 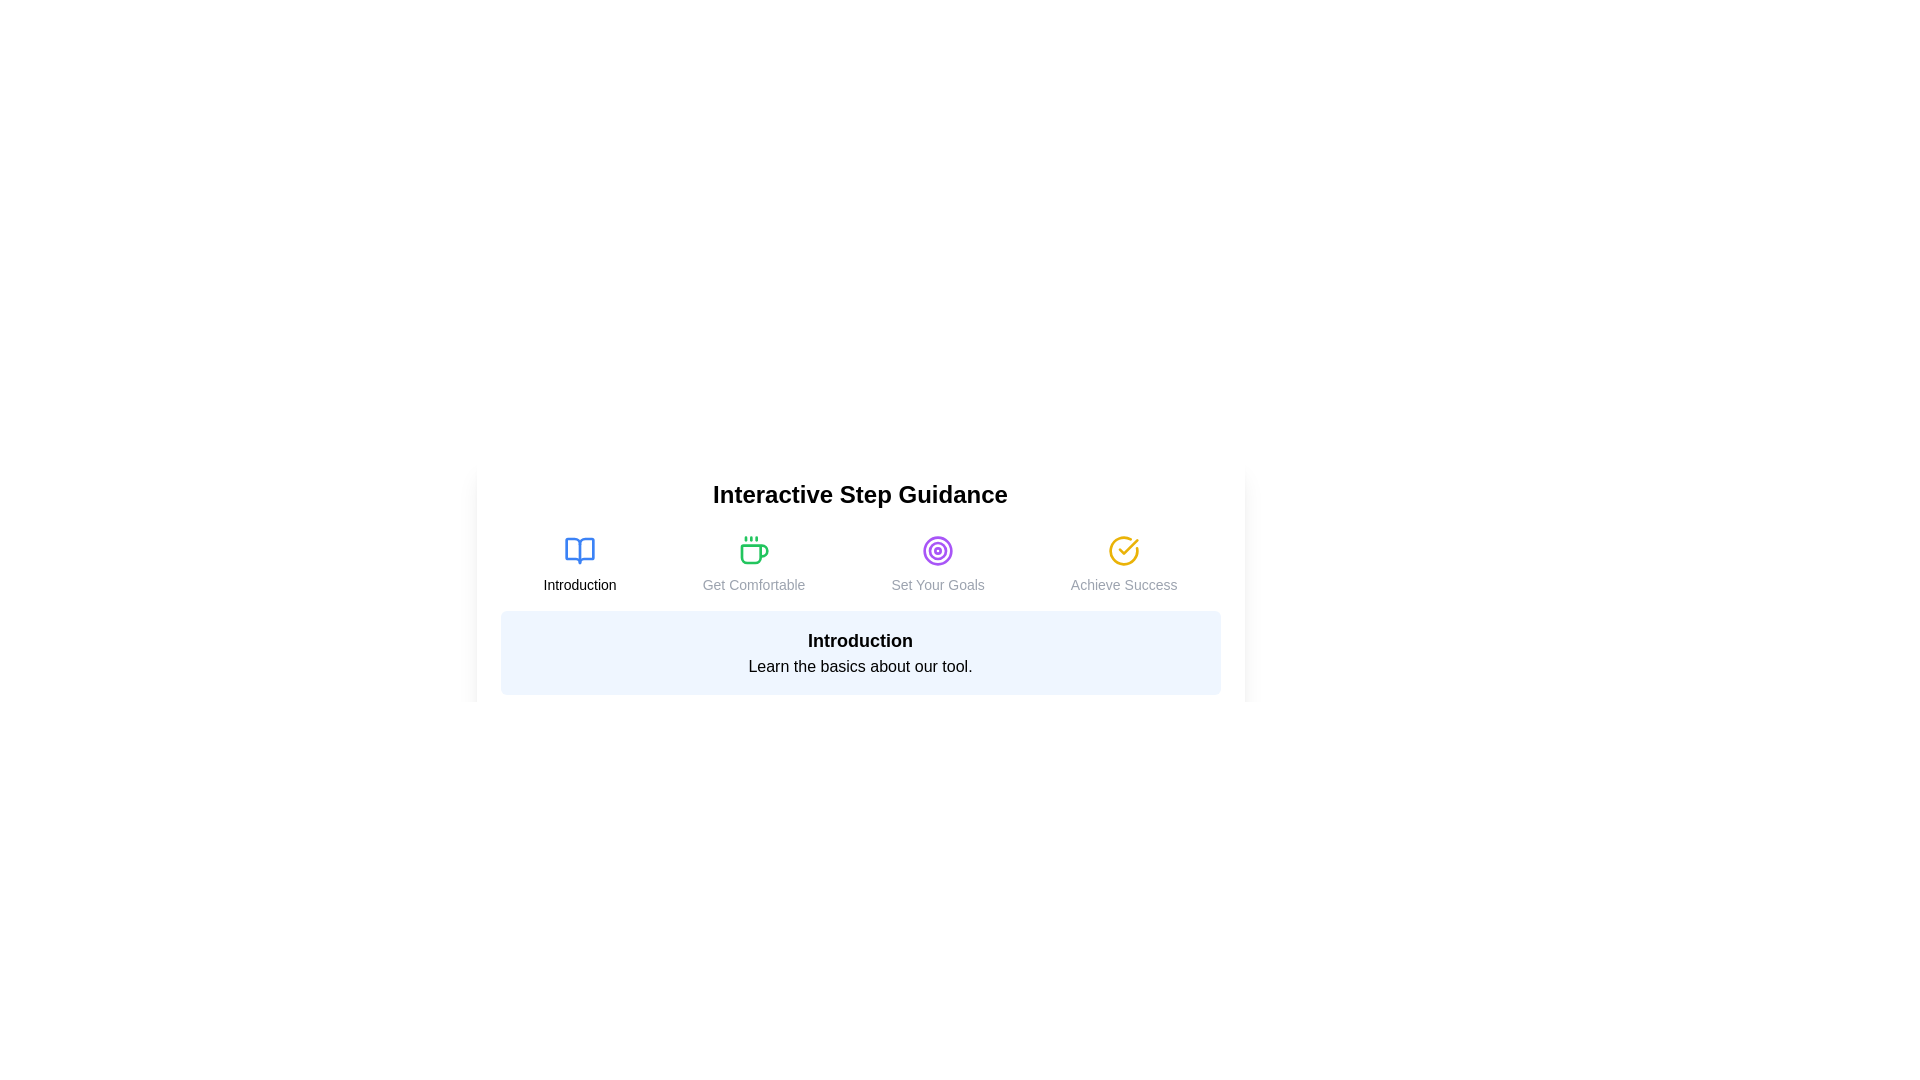 What do you see at coordinates (937, 551) in the screenshot?
I see `the circular purple icon located above the text 'Set Your Goals' in the 'Interactive Step Guidance' section` at bounding box center [937, 551].